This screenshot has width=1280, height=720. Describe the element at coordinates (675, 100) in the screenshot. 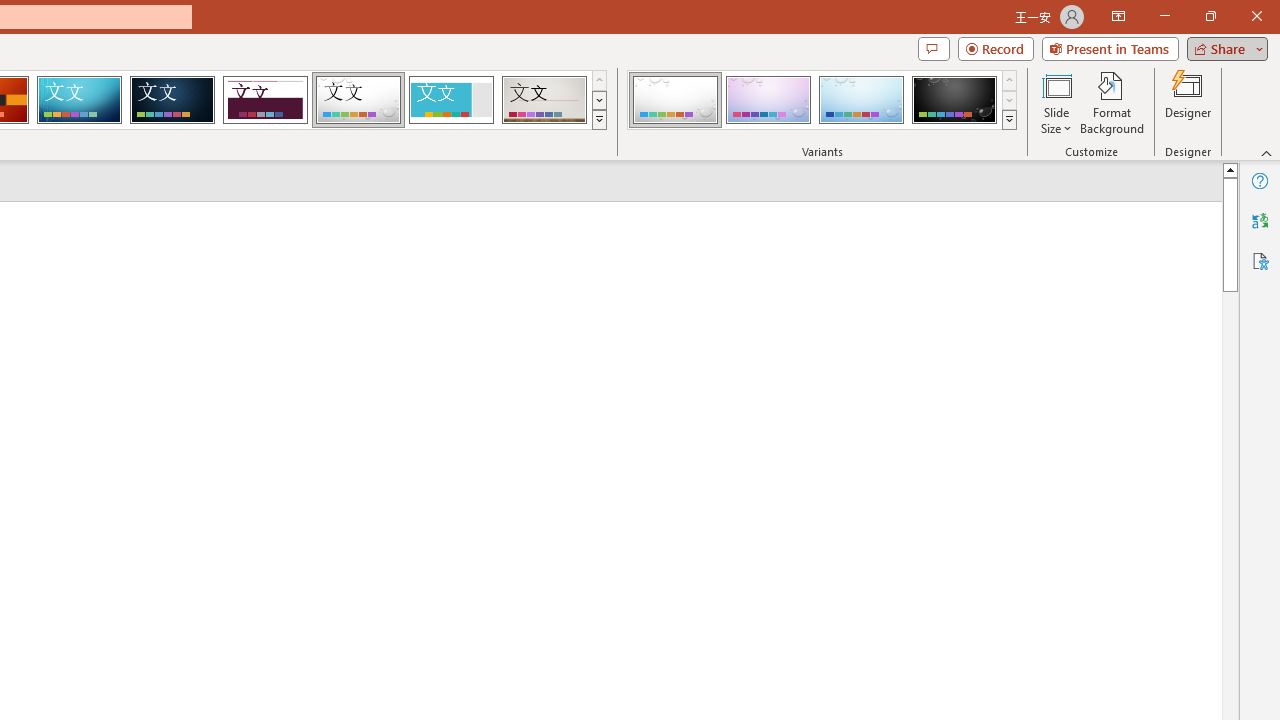

I see `'Droplet Variant 1'` at that location.